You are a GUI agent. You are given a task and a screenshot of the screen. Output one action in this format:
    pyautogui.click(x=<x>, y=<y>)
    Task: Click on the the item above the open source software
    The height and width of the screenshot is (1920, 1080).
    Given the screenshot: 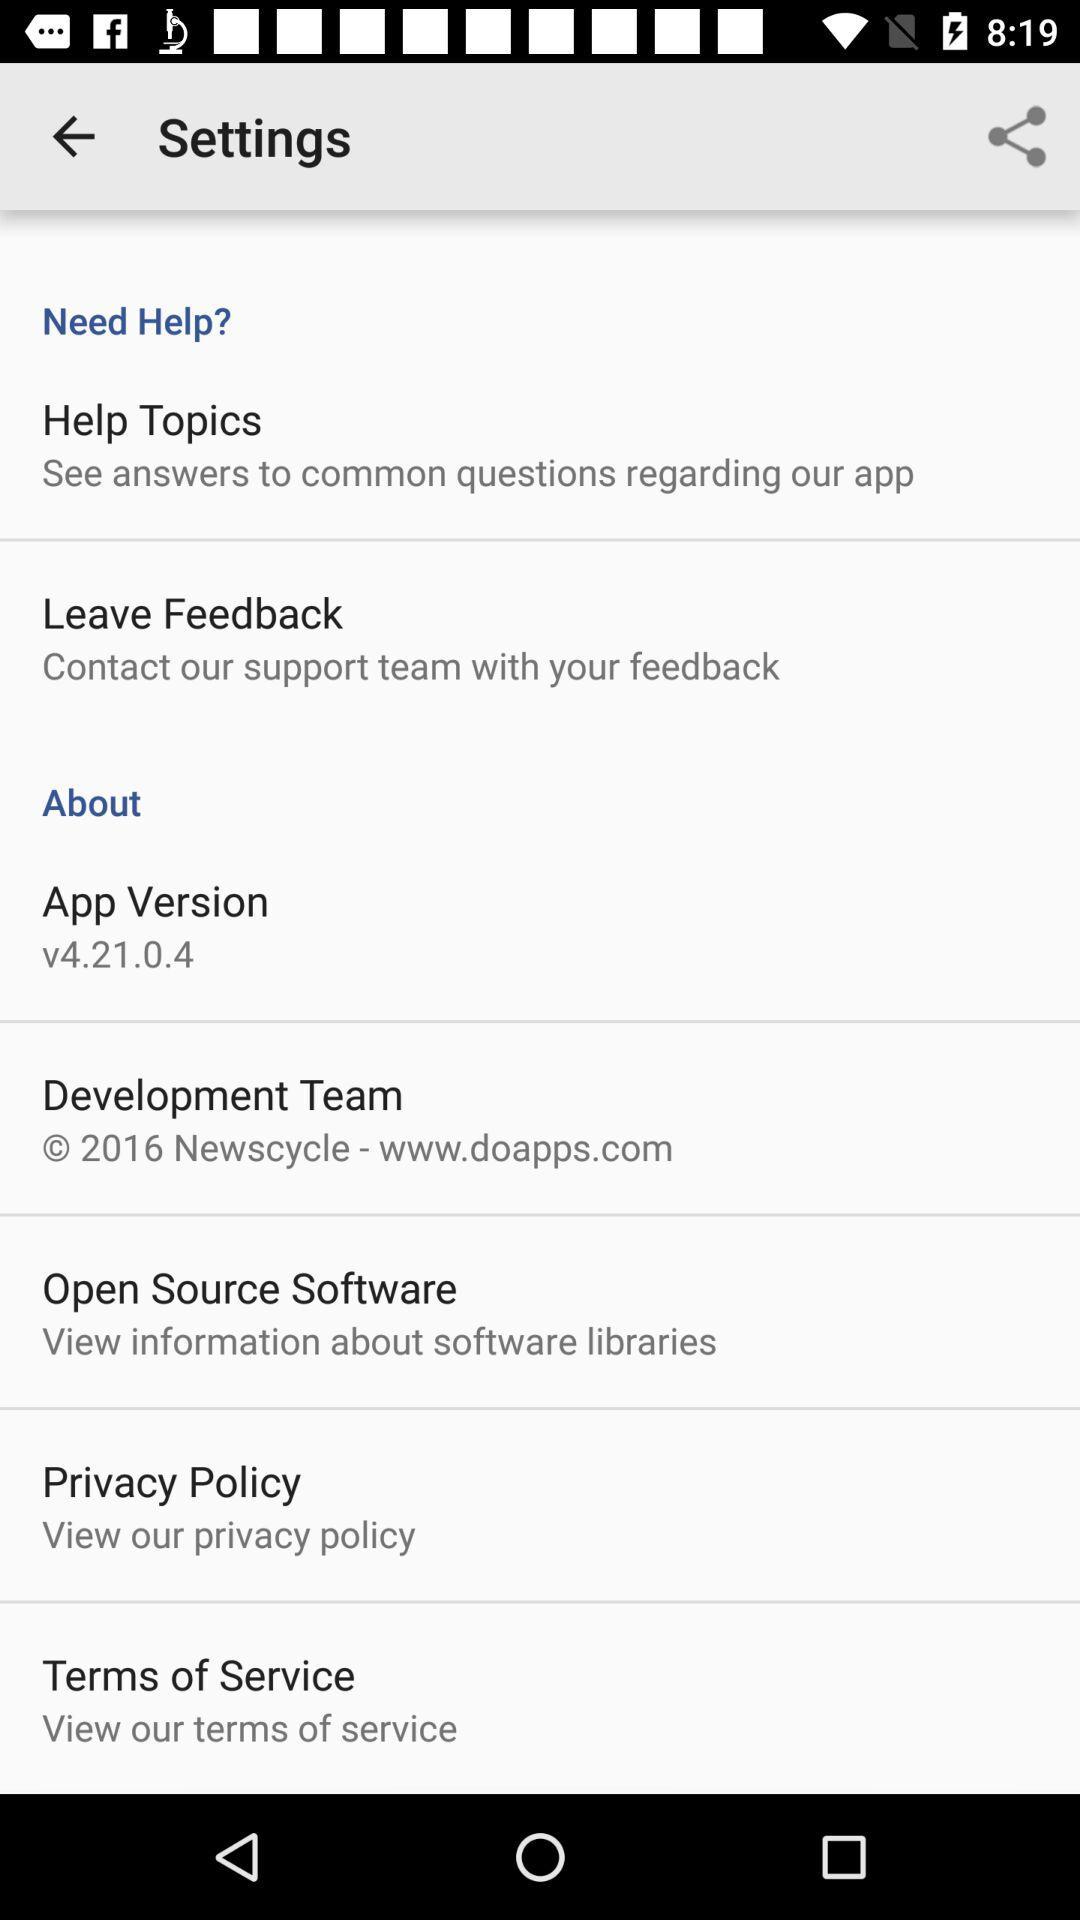 What is the action you would take?
    pyautogui.click(x=356, y=1146)
    